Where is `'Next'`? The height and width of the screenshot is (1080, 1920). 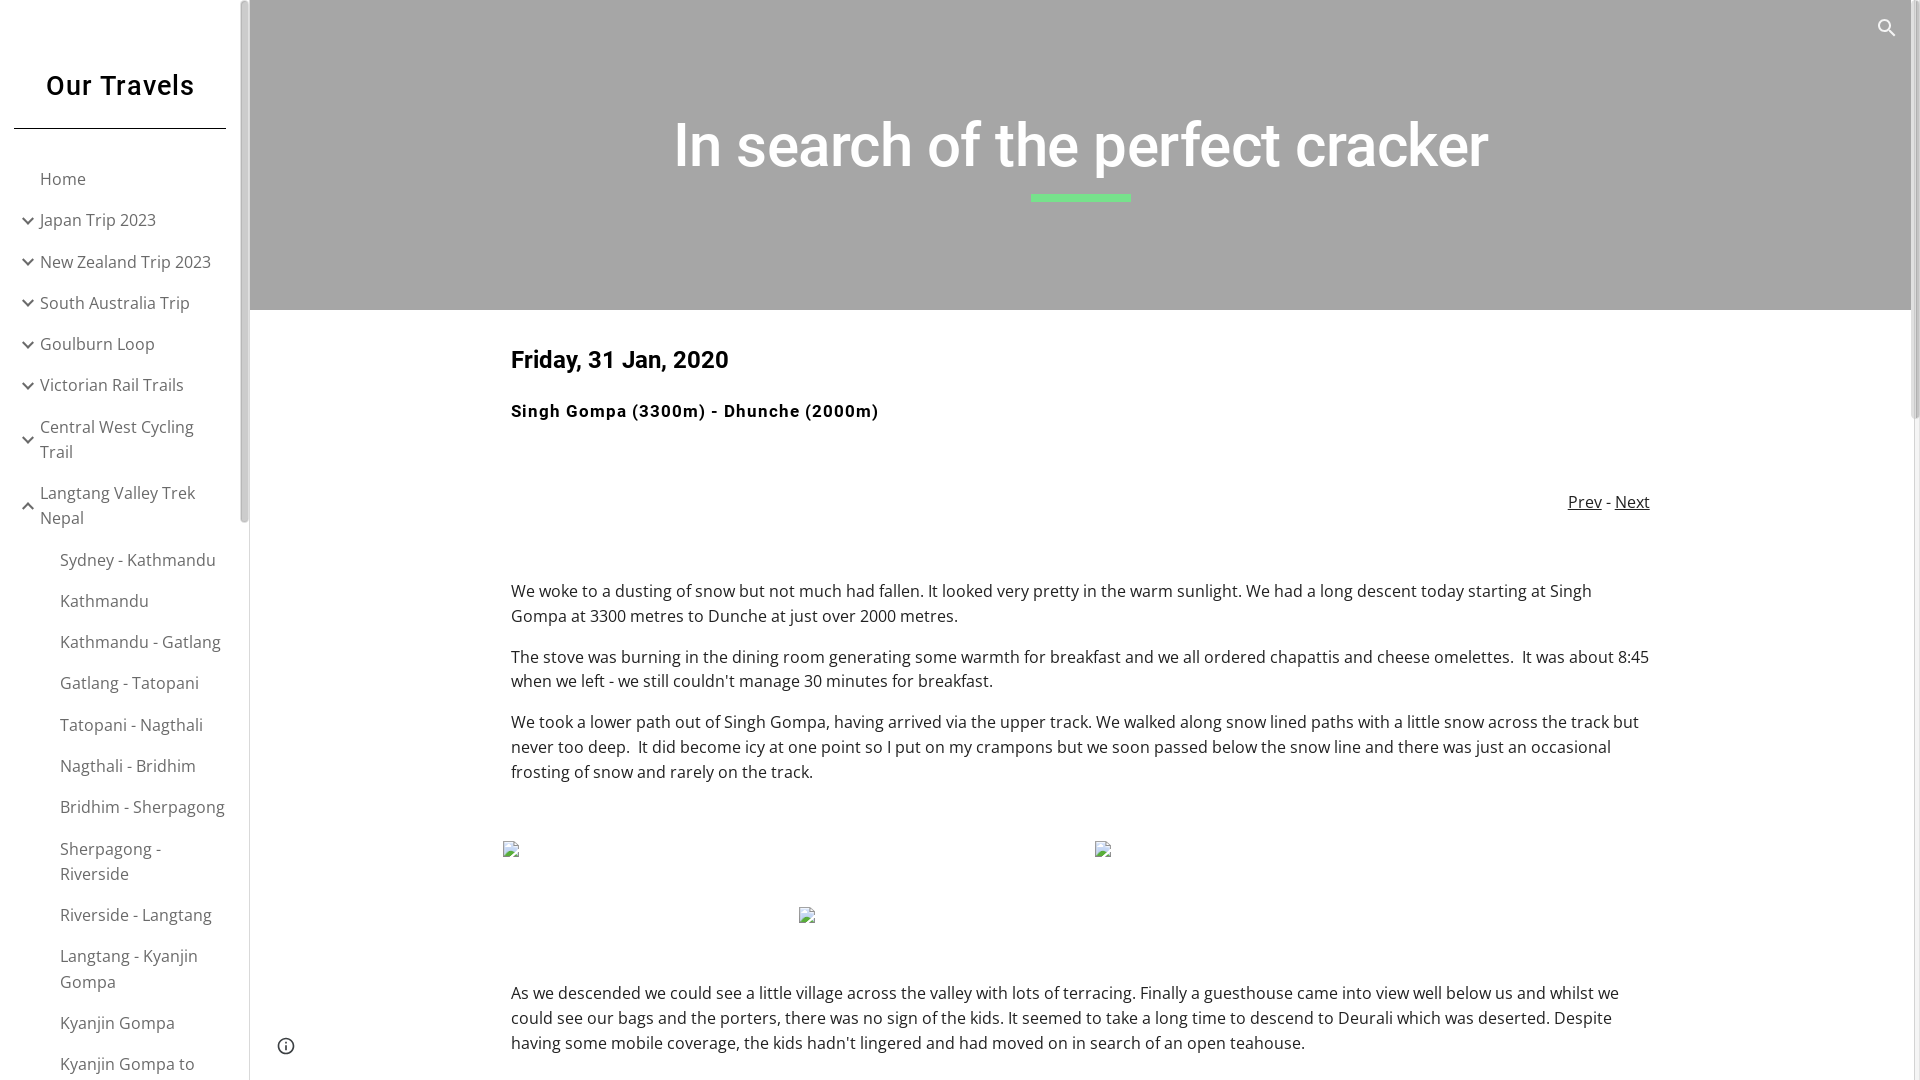
'Next' is located at coordinates (1614, 500).